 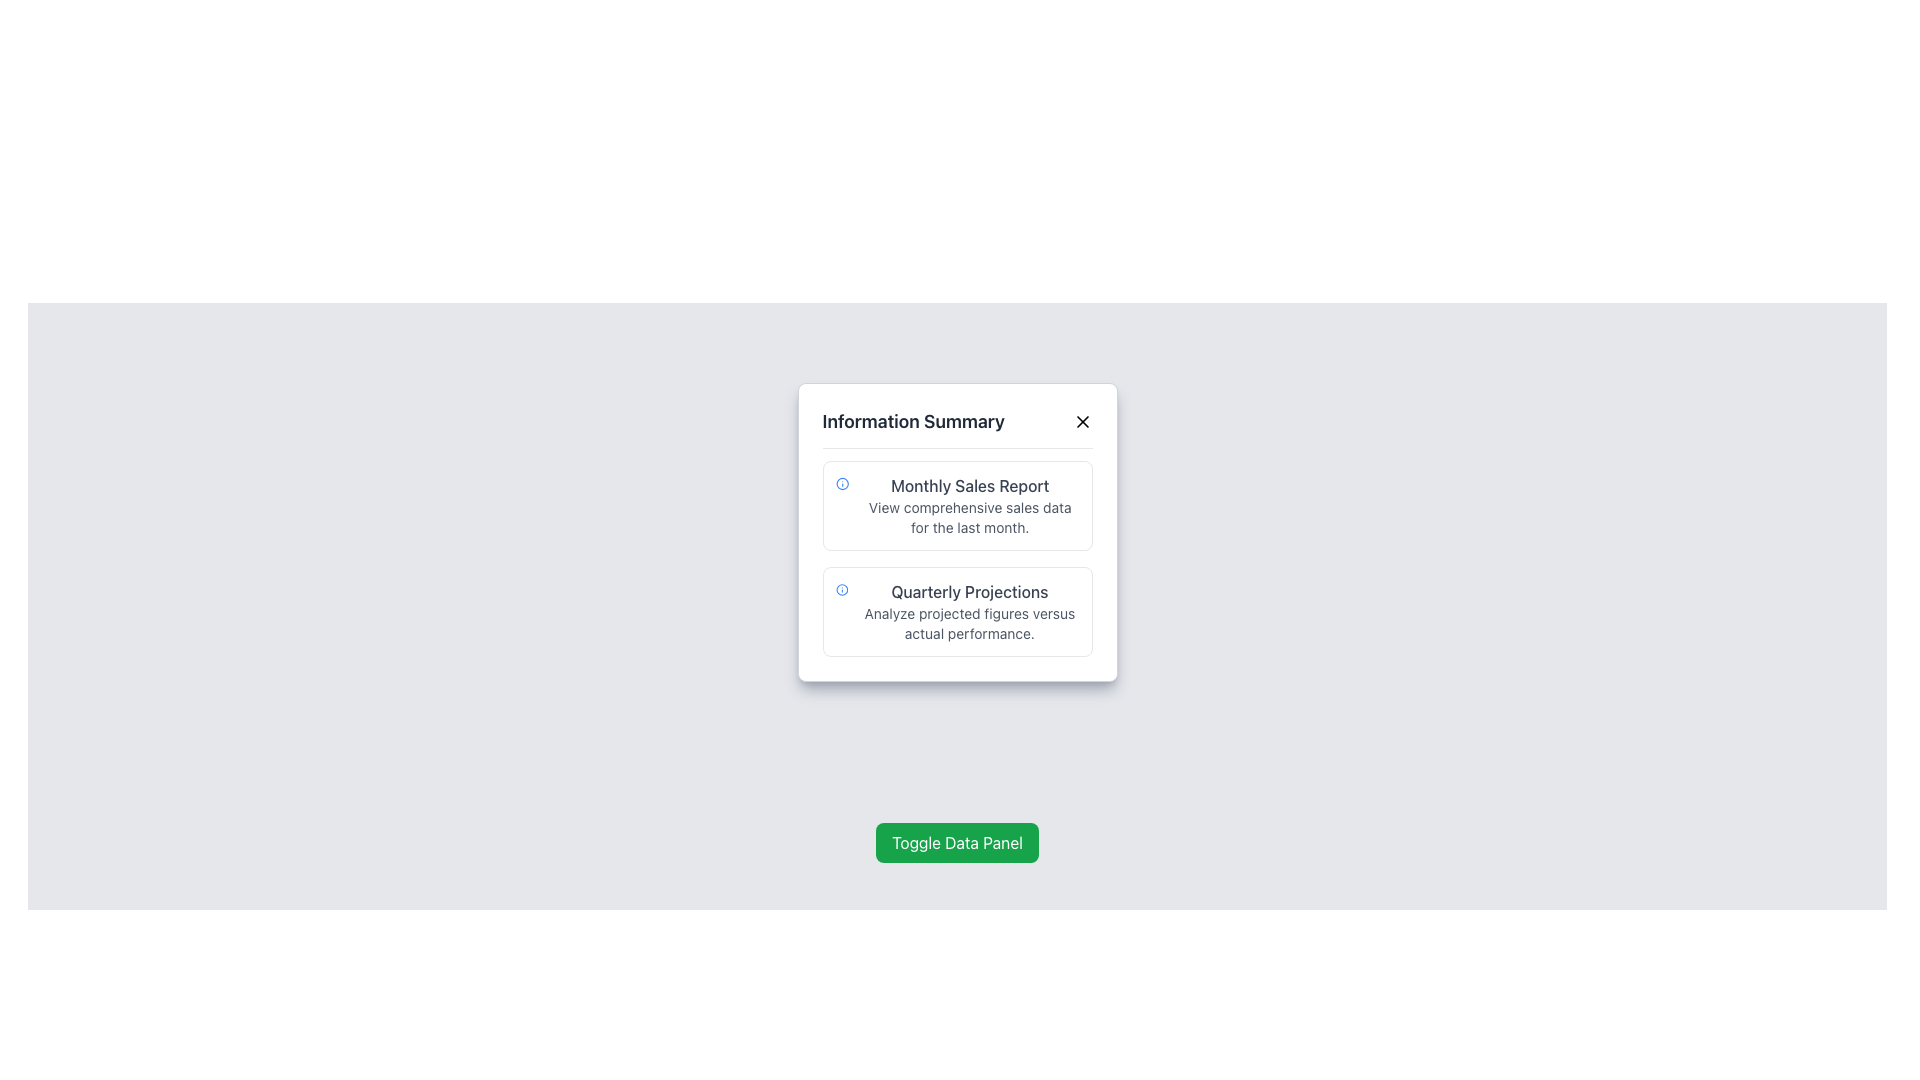 I want to click on the informational text block providing context about the 'Quarterly Projections' section, located within the 'Information Summary' panel, so click(x=969, y=623).